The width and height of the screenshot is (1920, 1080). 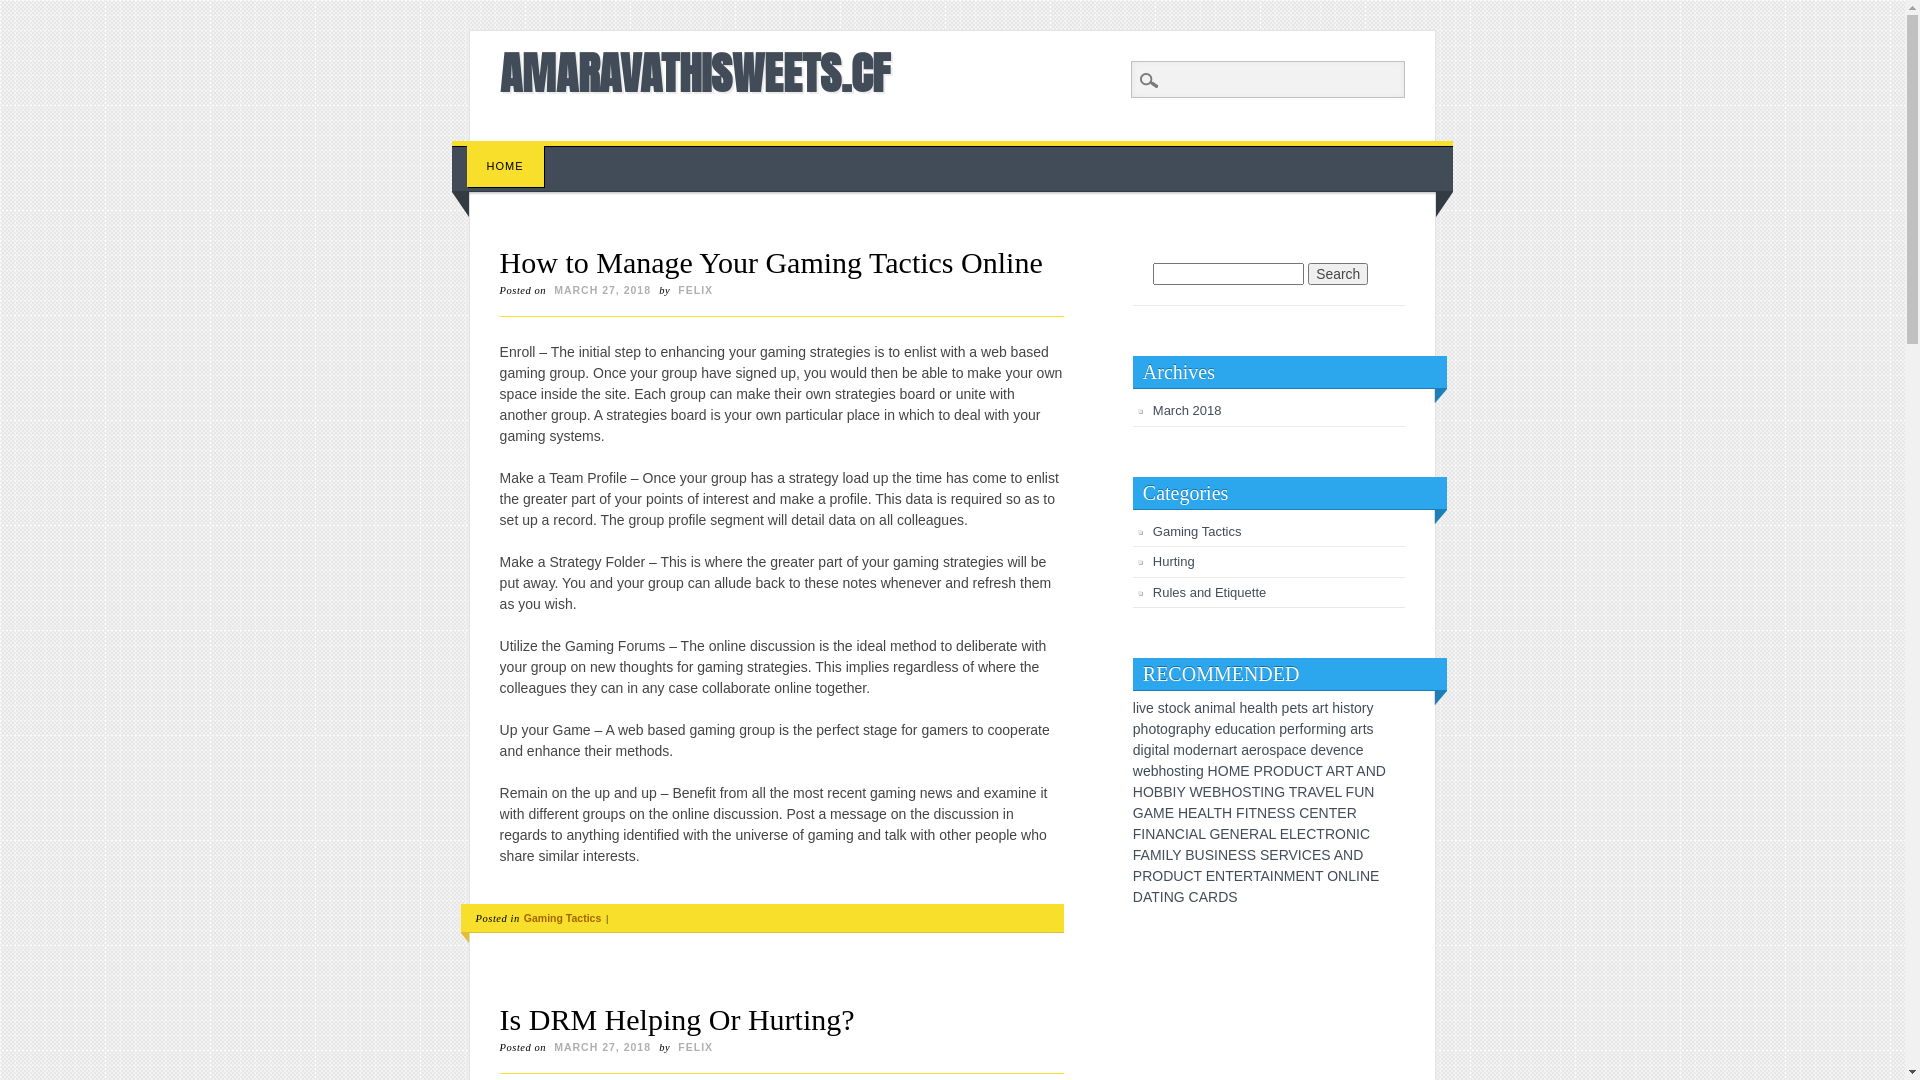 What do you see at coordinates (450, 149) in the screenshot?
I see `'Skip to content'` at bounding box center [450, 149].